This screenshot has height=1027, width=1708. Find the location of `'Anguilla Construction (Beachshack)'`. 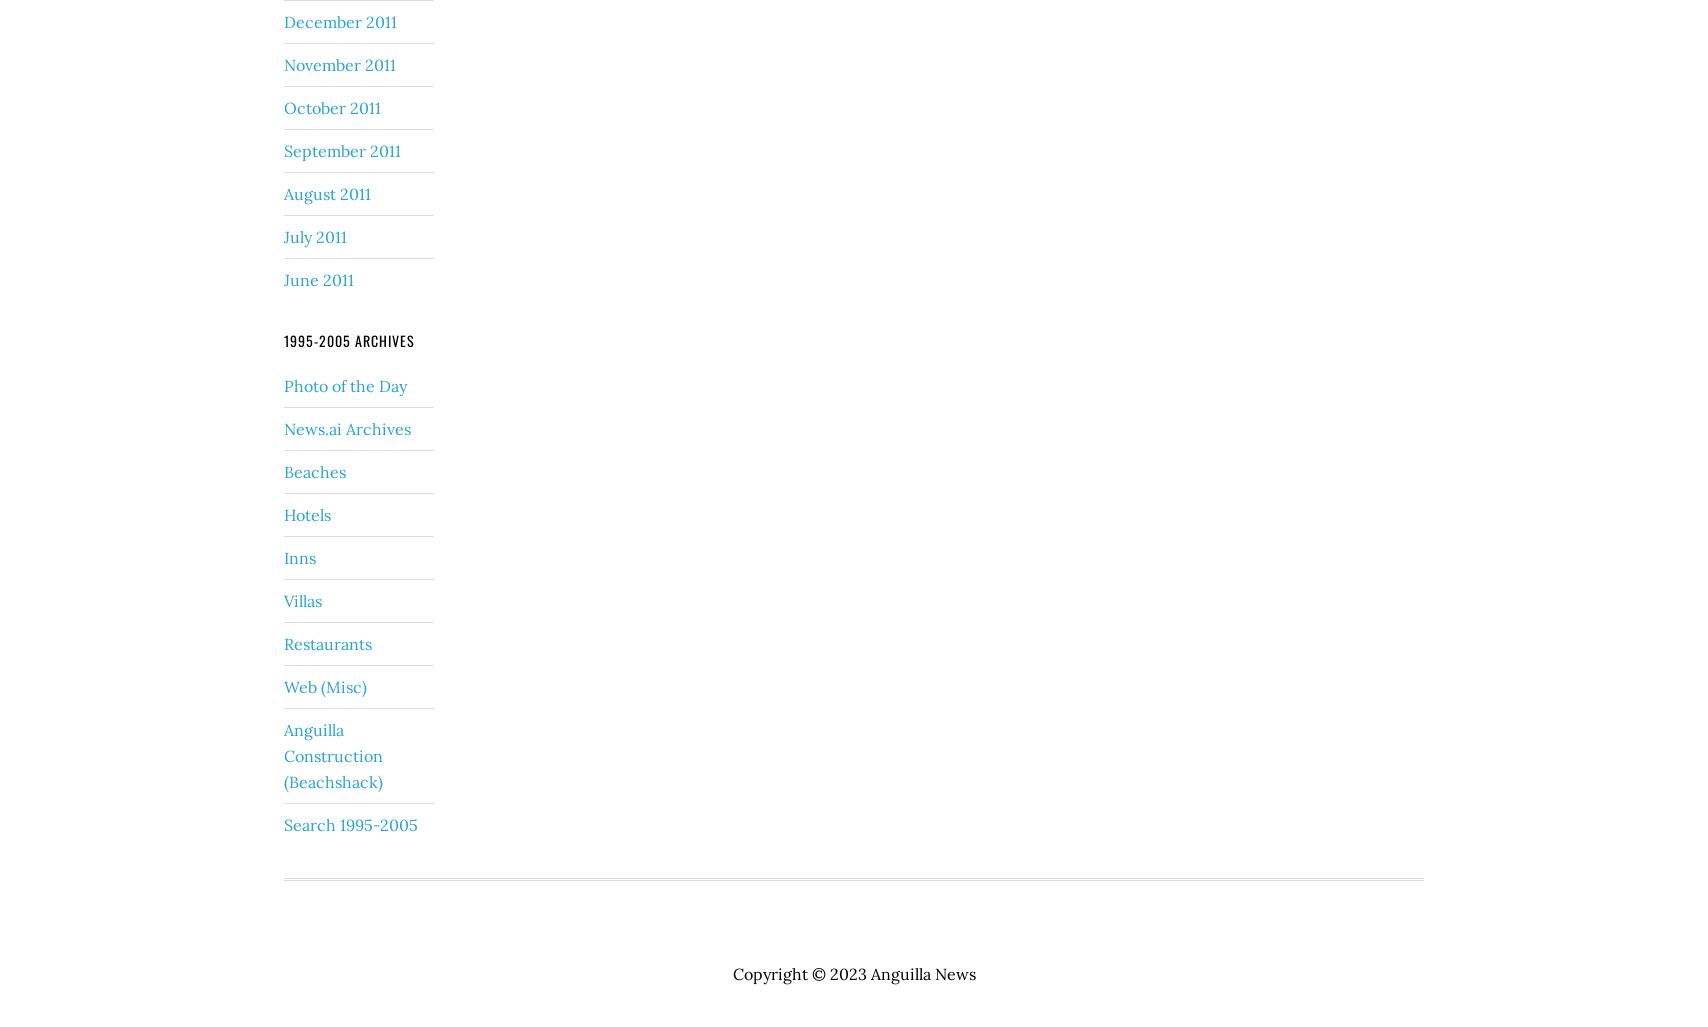

'Anguilla Construction (Beachshack)' is located at coordinates (333, 754).